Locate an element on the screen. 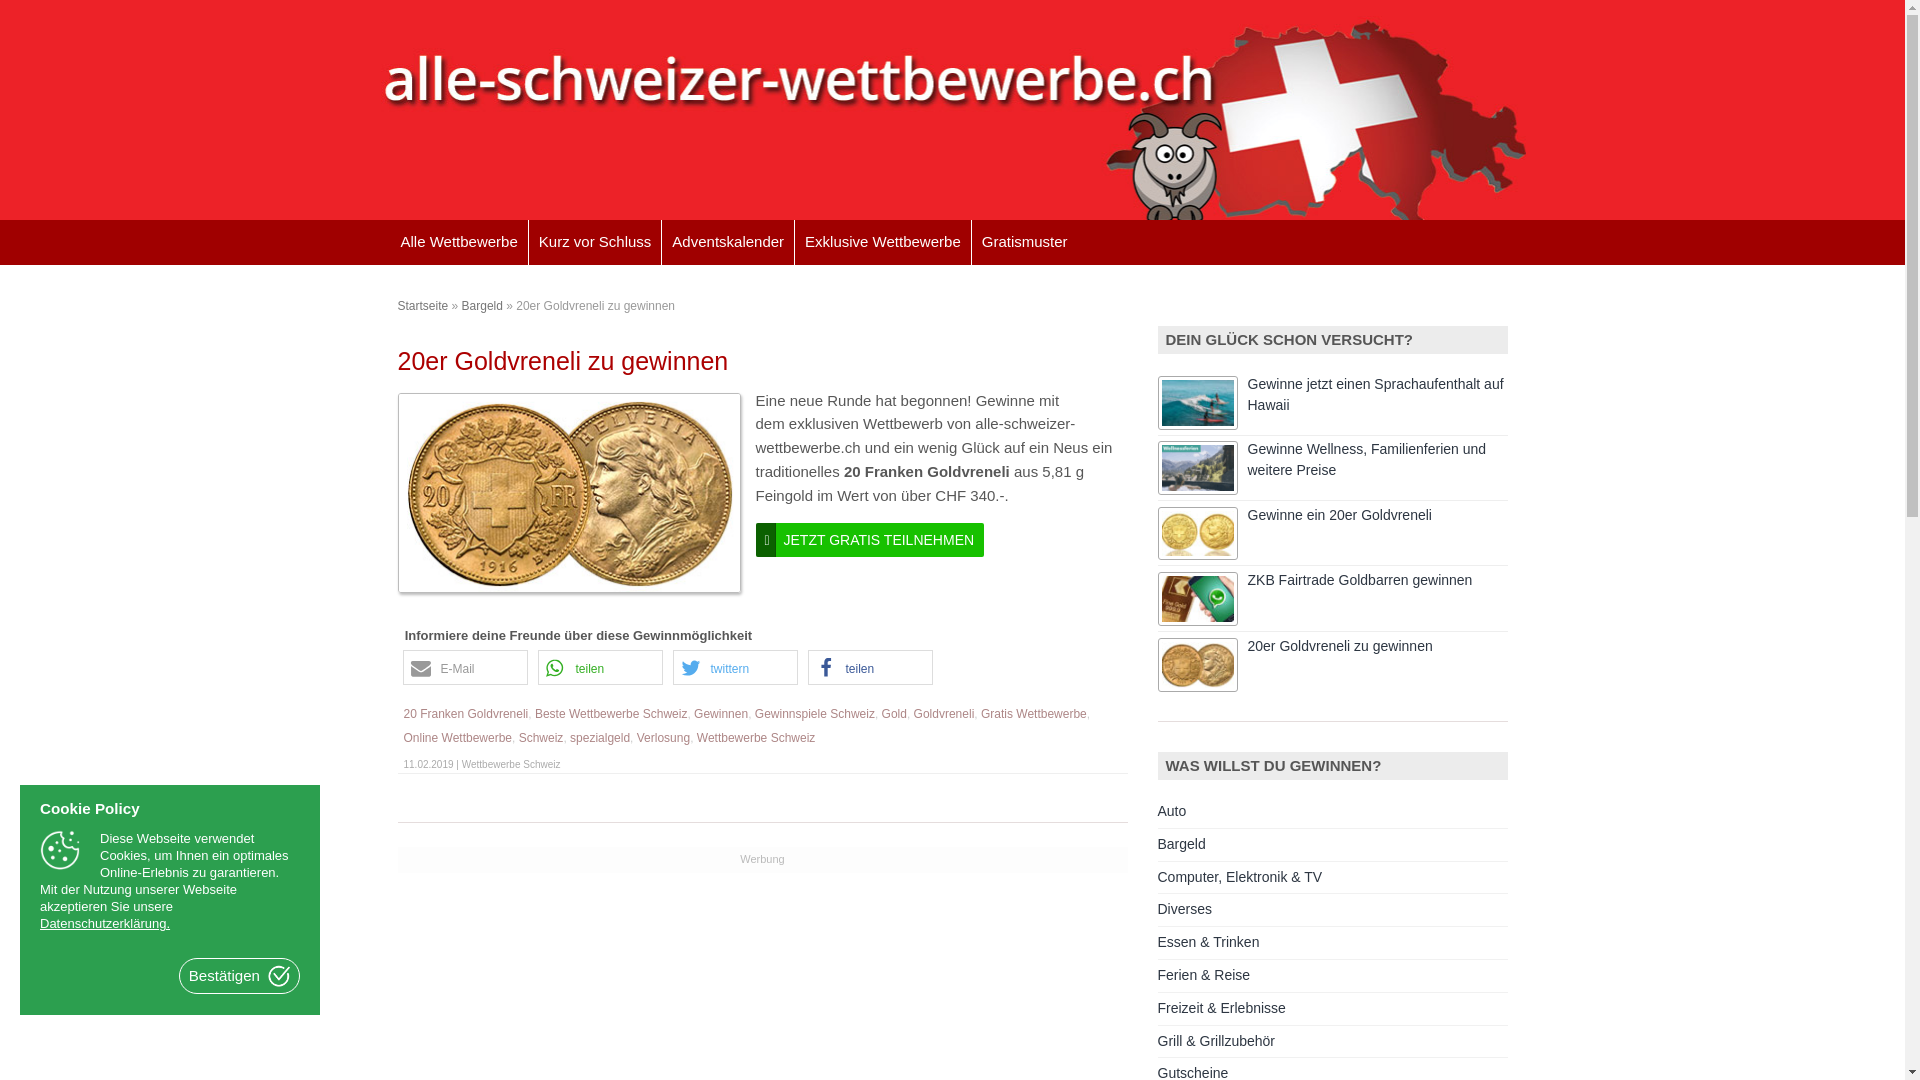 The height and width of the screenshot is (1080, 1920). 'Computer, Elektronik & TV' is located at coordinates (1239, 875).